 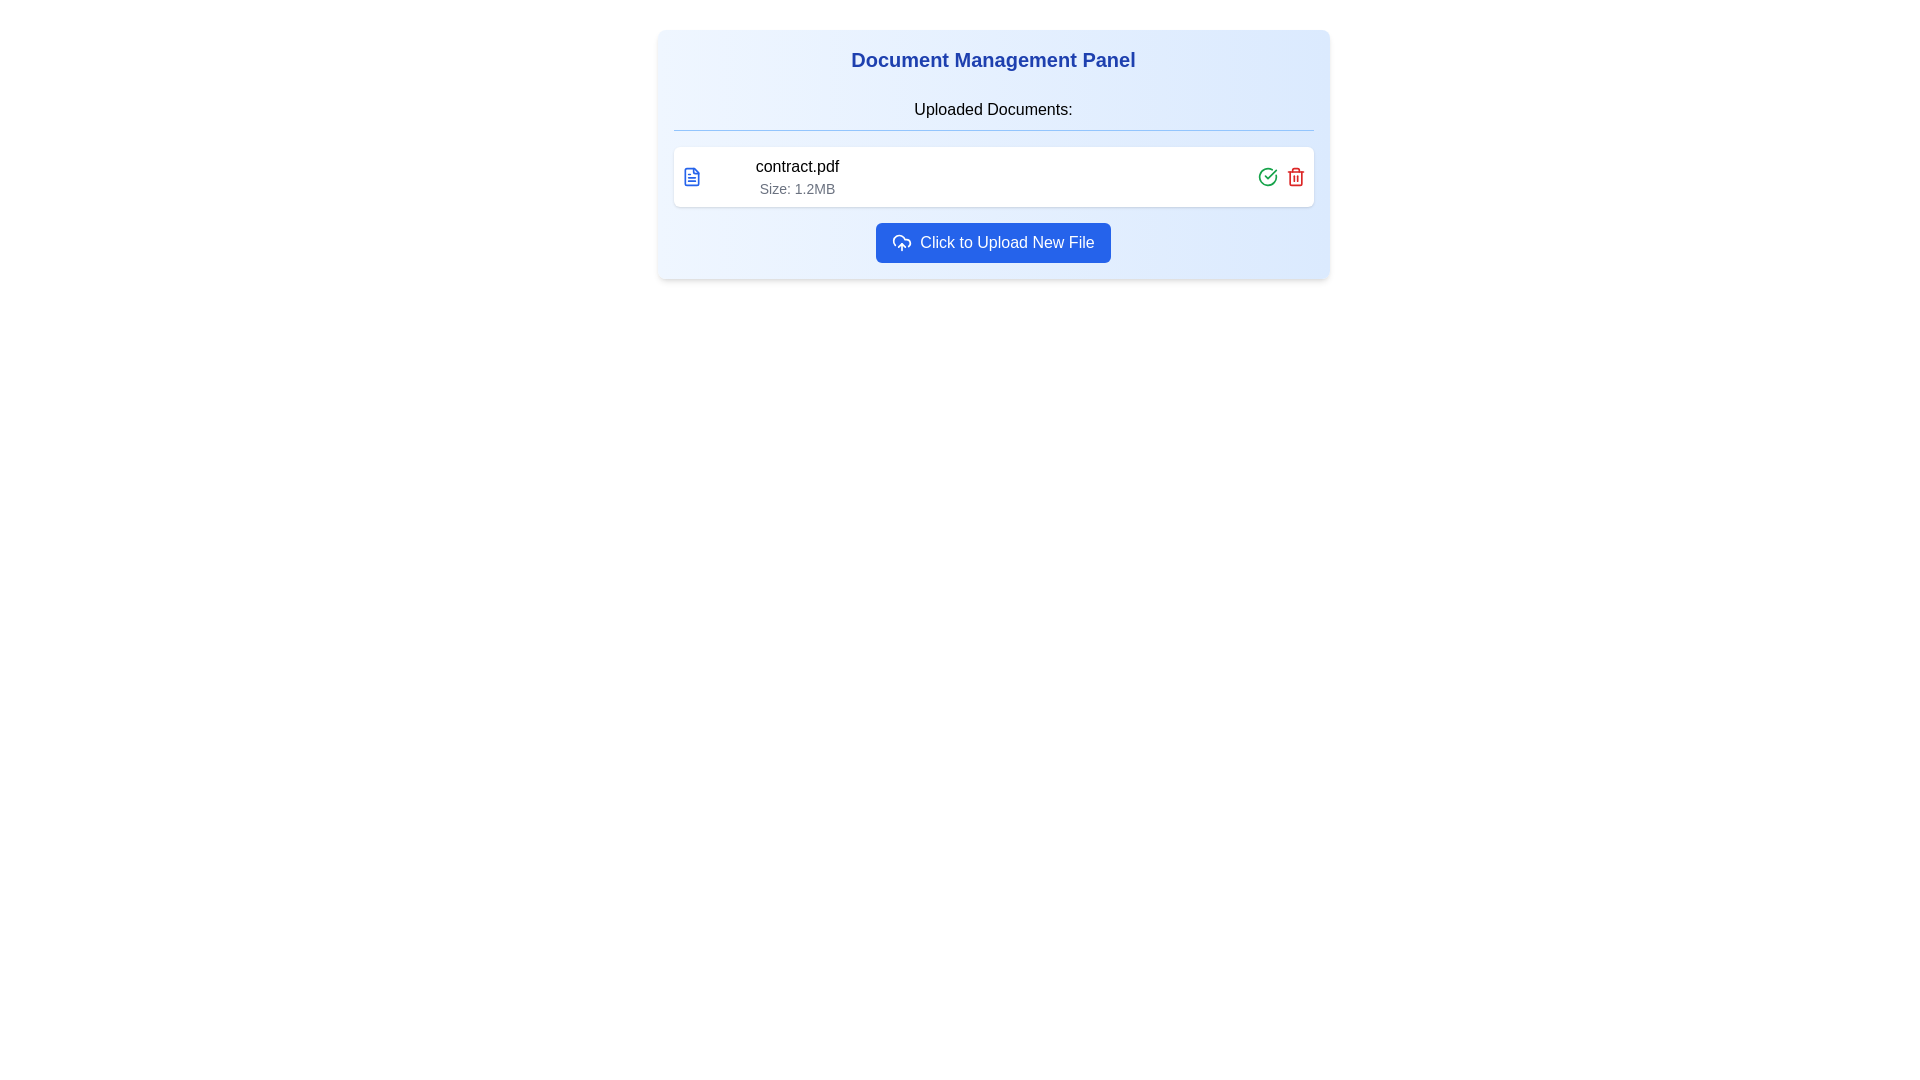 What do you see at coordinates (993, 59) in the screenshot?
I see `the static text label that serves as a heading for the document management card section, which is centrally aligned at the top of the card` at bounding box center [993, 59].